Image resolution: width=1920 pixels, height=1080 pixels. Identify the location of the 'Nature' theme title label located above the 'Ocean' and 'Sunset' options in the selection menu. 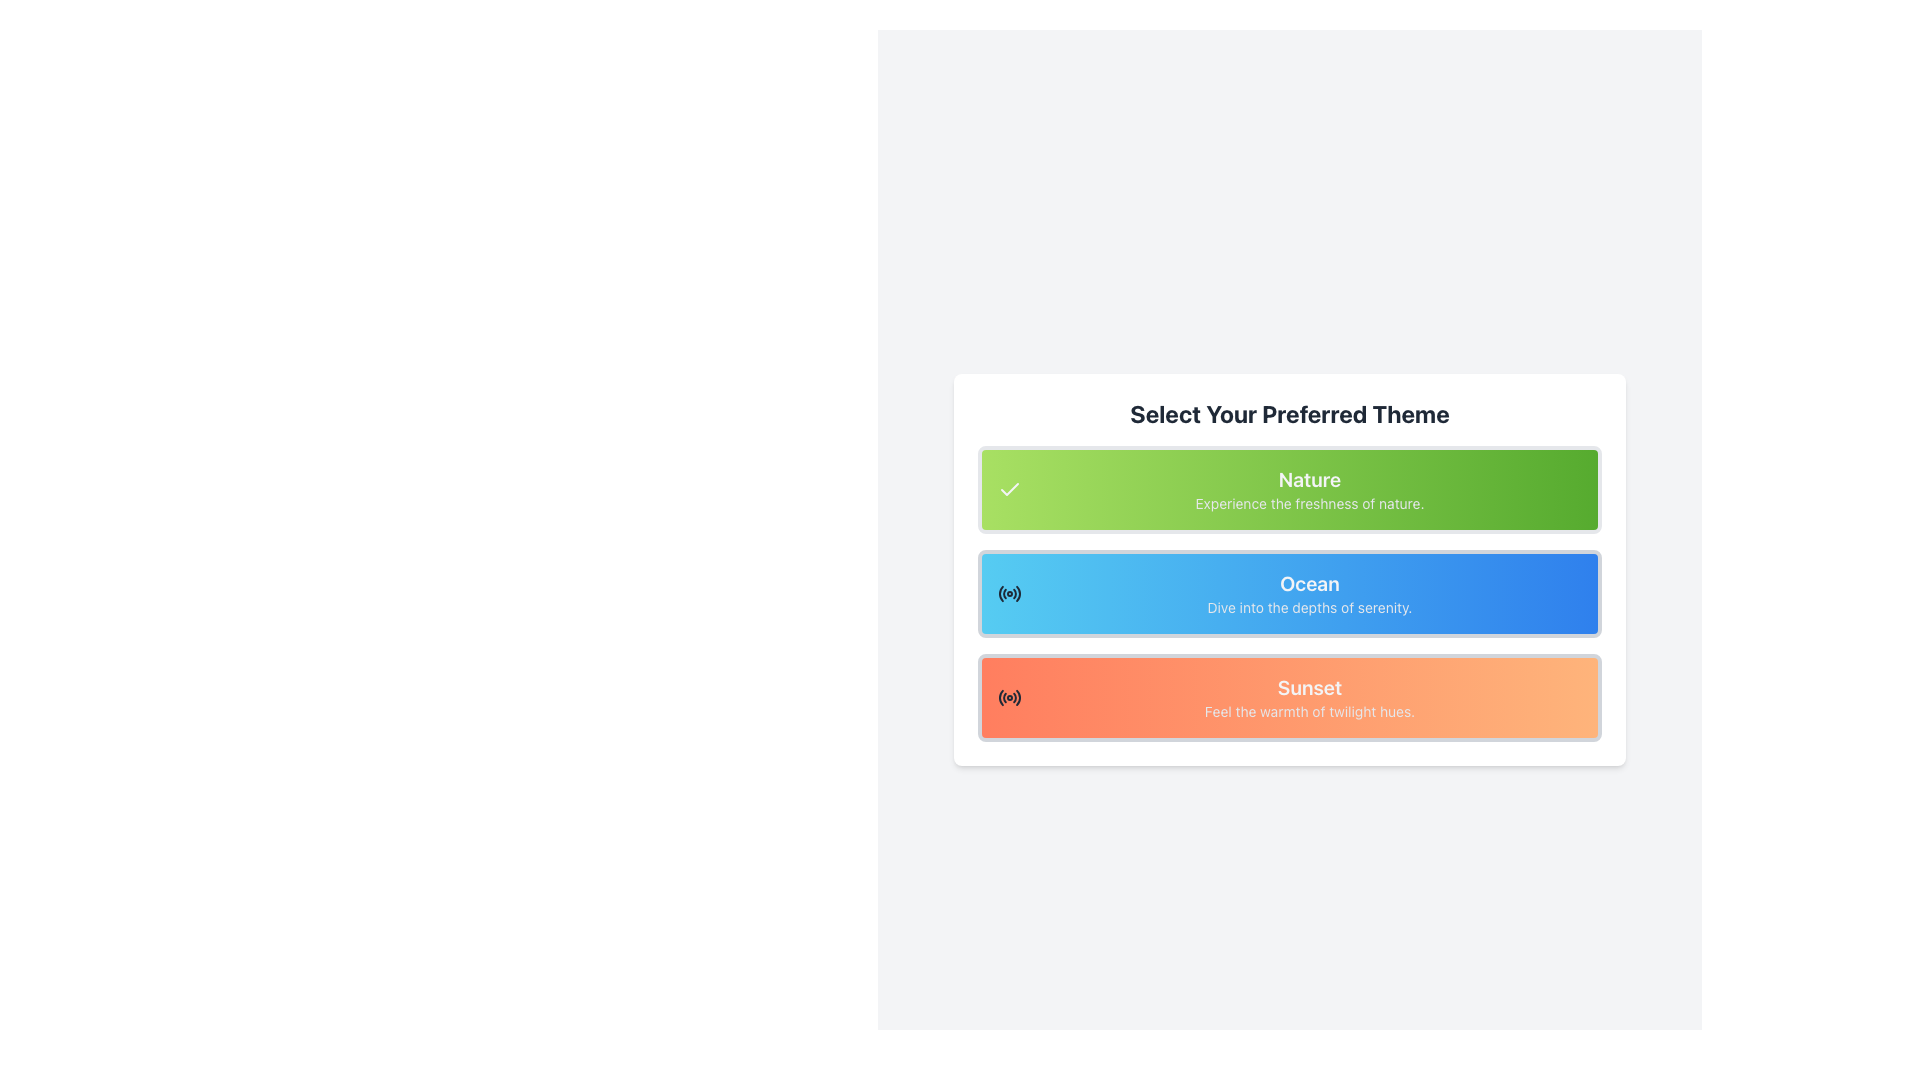
(1310, 479).